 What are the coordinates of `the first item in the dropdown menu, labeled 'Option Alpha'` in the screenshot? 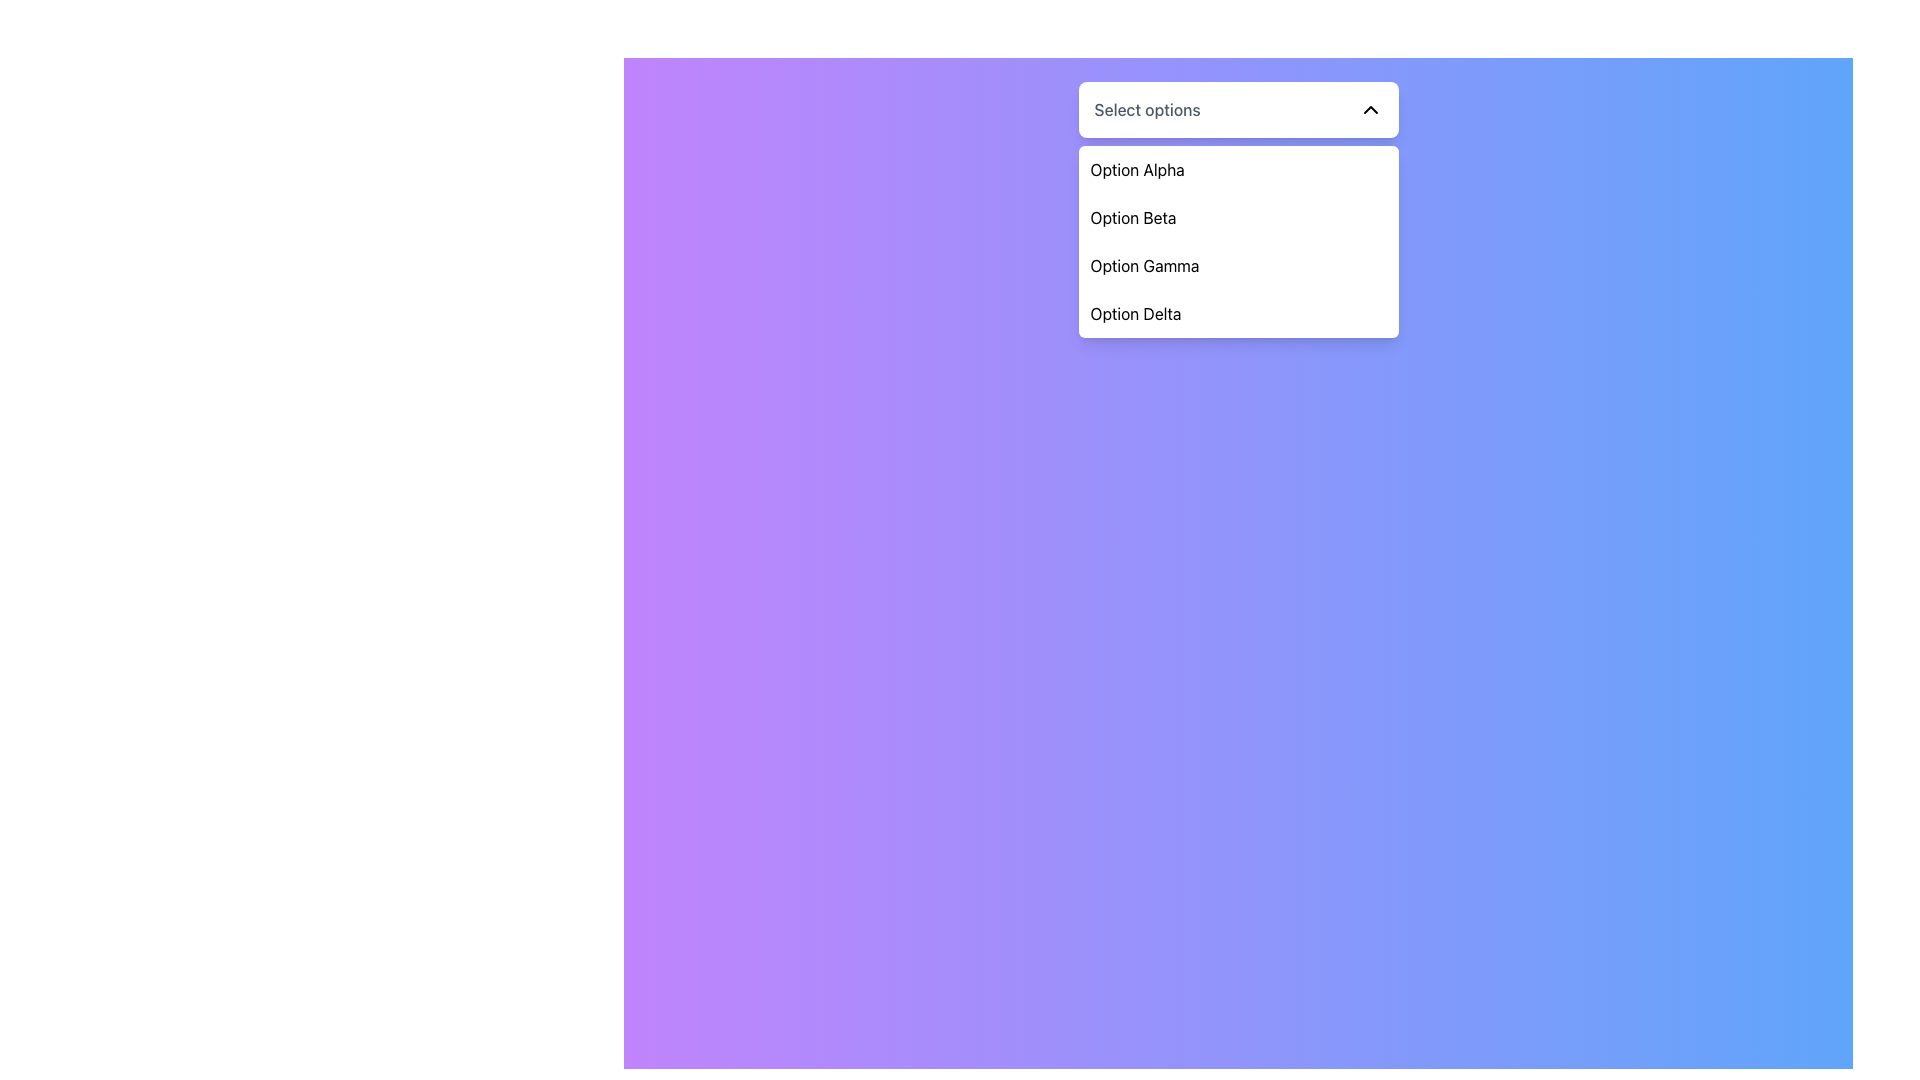 It's located at (1137, 168).